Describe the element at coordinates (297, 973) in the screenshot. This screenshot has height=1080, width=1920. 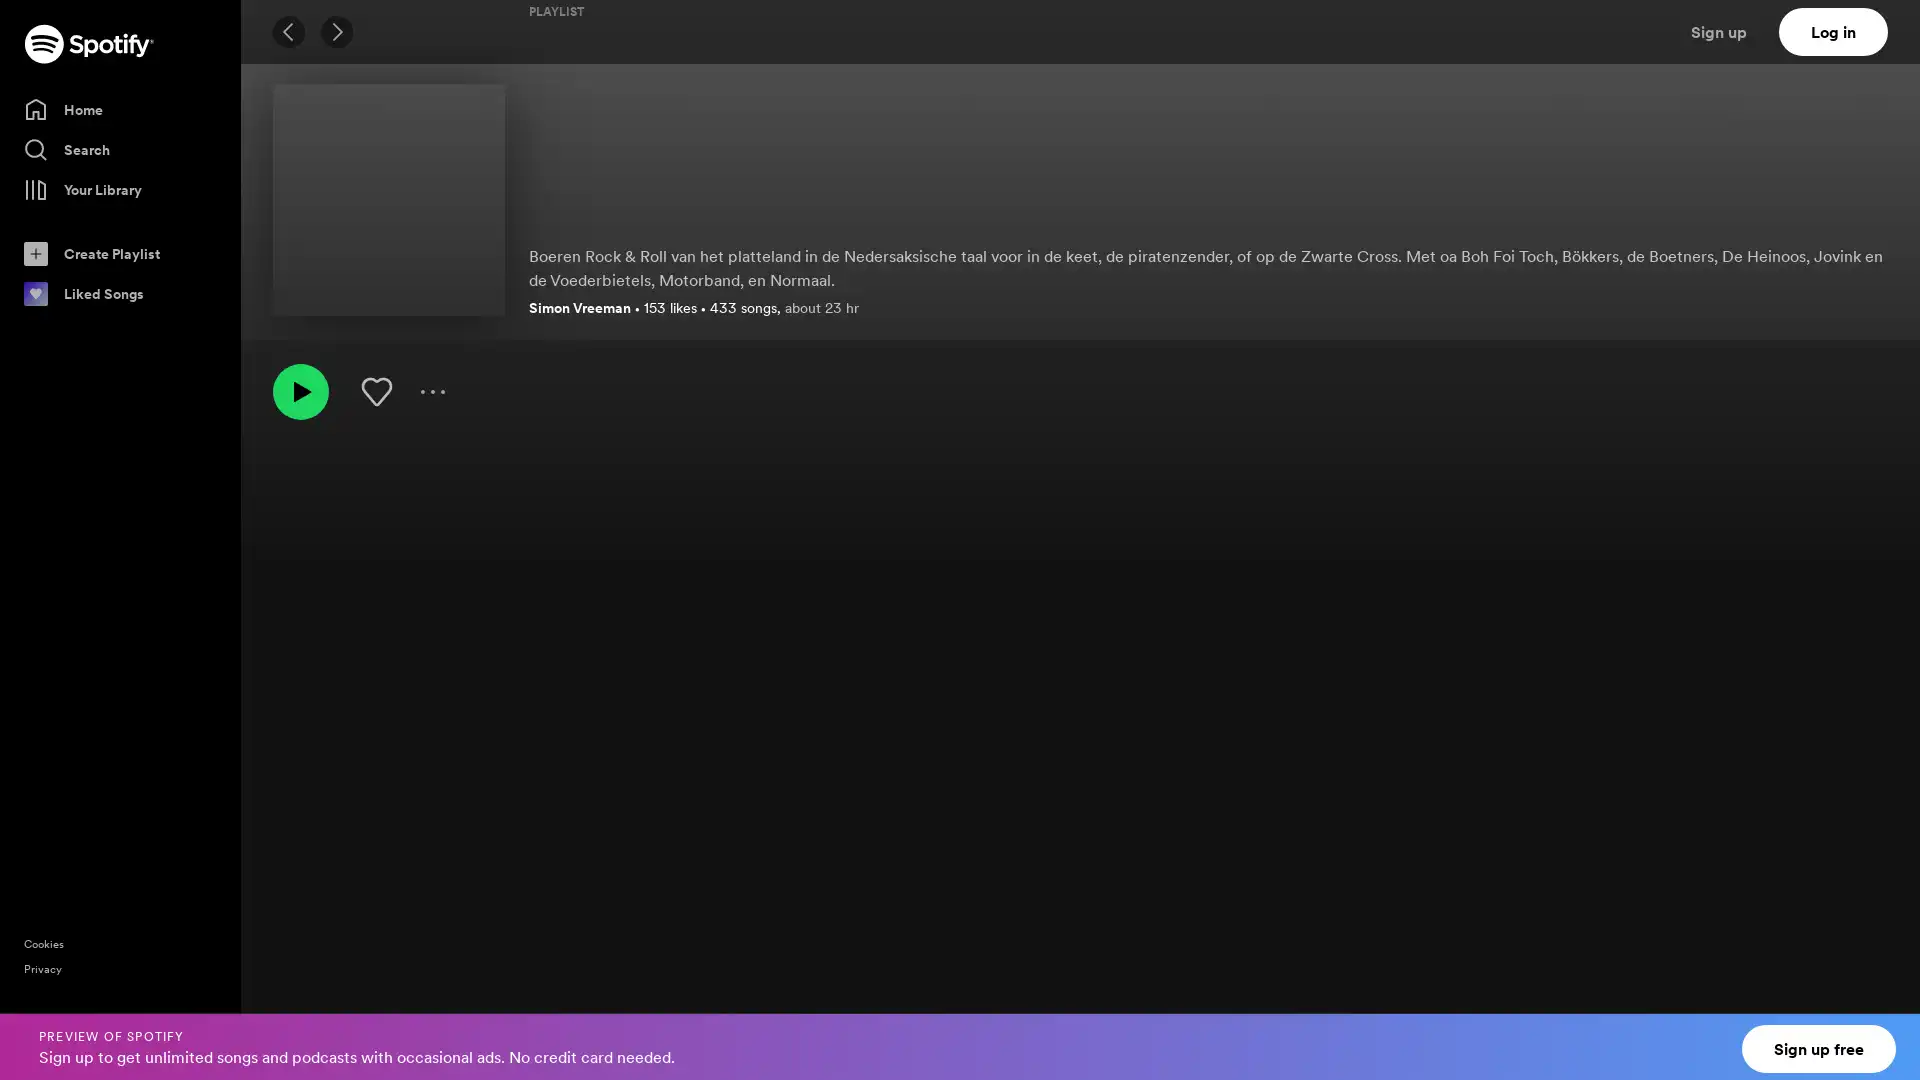
I see `Play 't Armenhuus by Boh Foi Toch` at that location.